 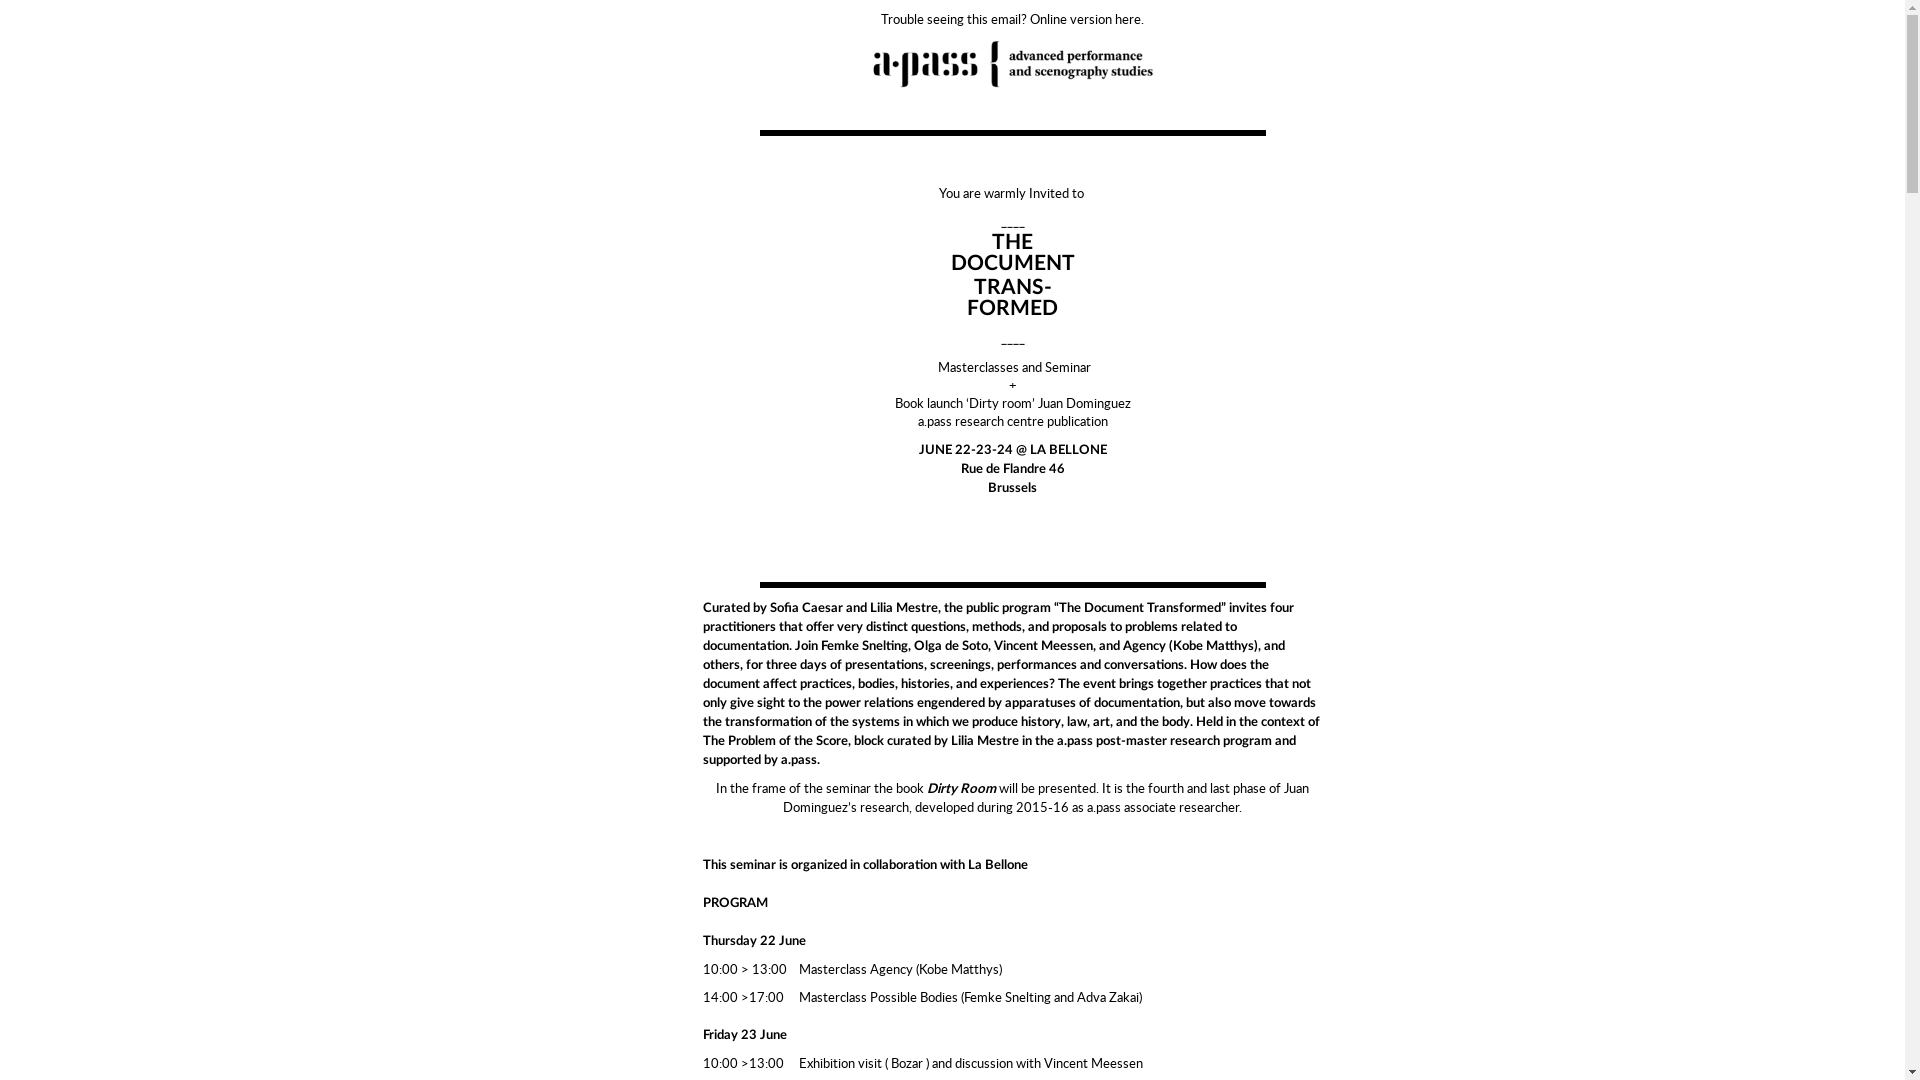 What do you see at coordinates (1128, 19) in the screenshot?
I see `'here'` at bounding box center [1128, 19].